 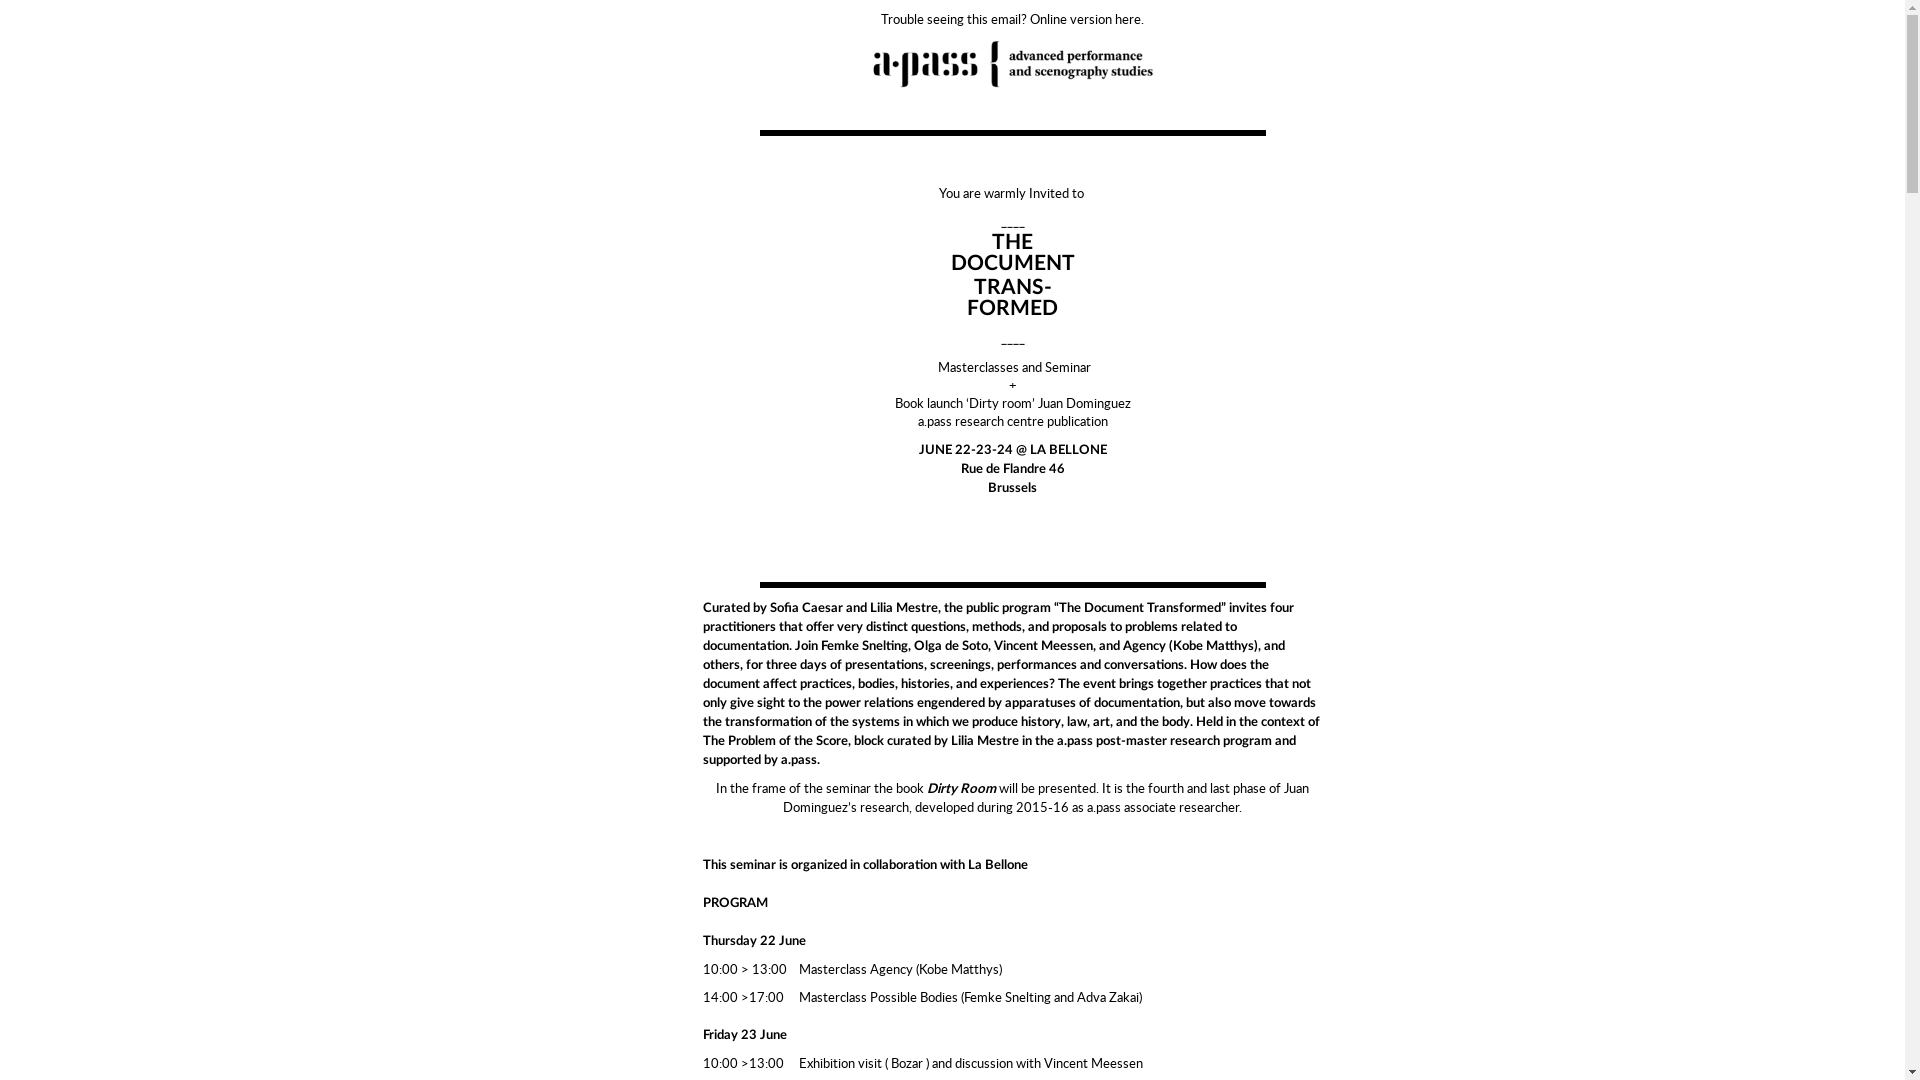 What do you see at coordinates (1128, 19) in the screenshot?
I see `'here'` at bounding box center [1128, 19].